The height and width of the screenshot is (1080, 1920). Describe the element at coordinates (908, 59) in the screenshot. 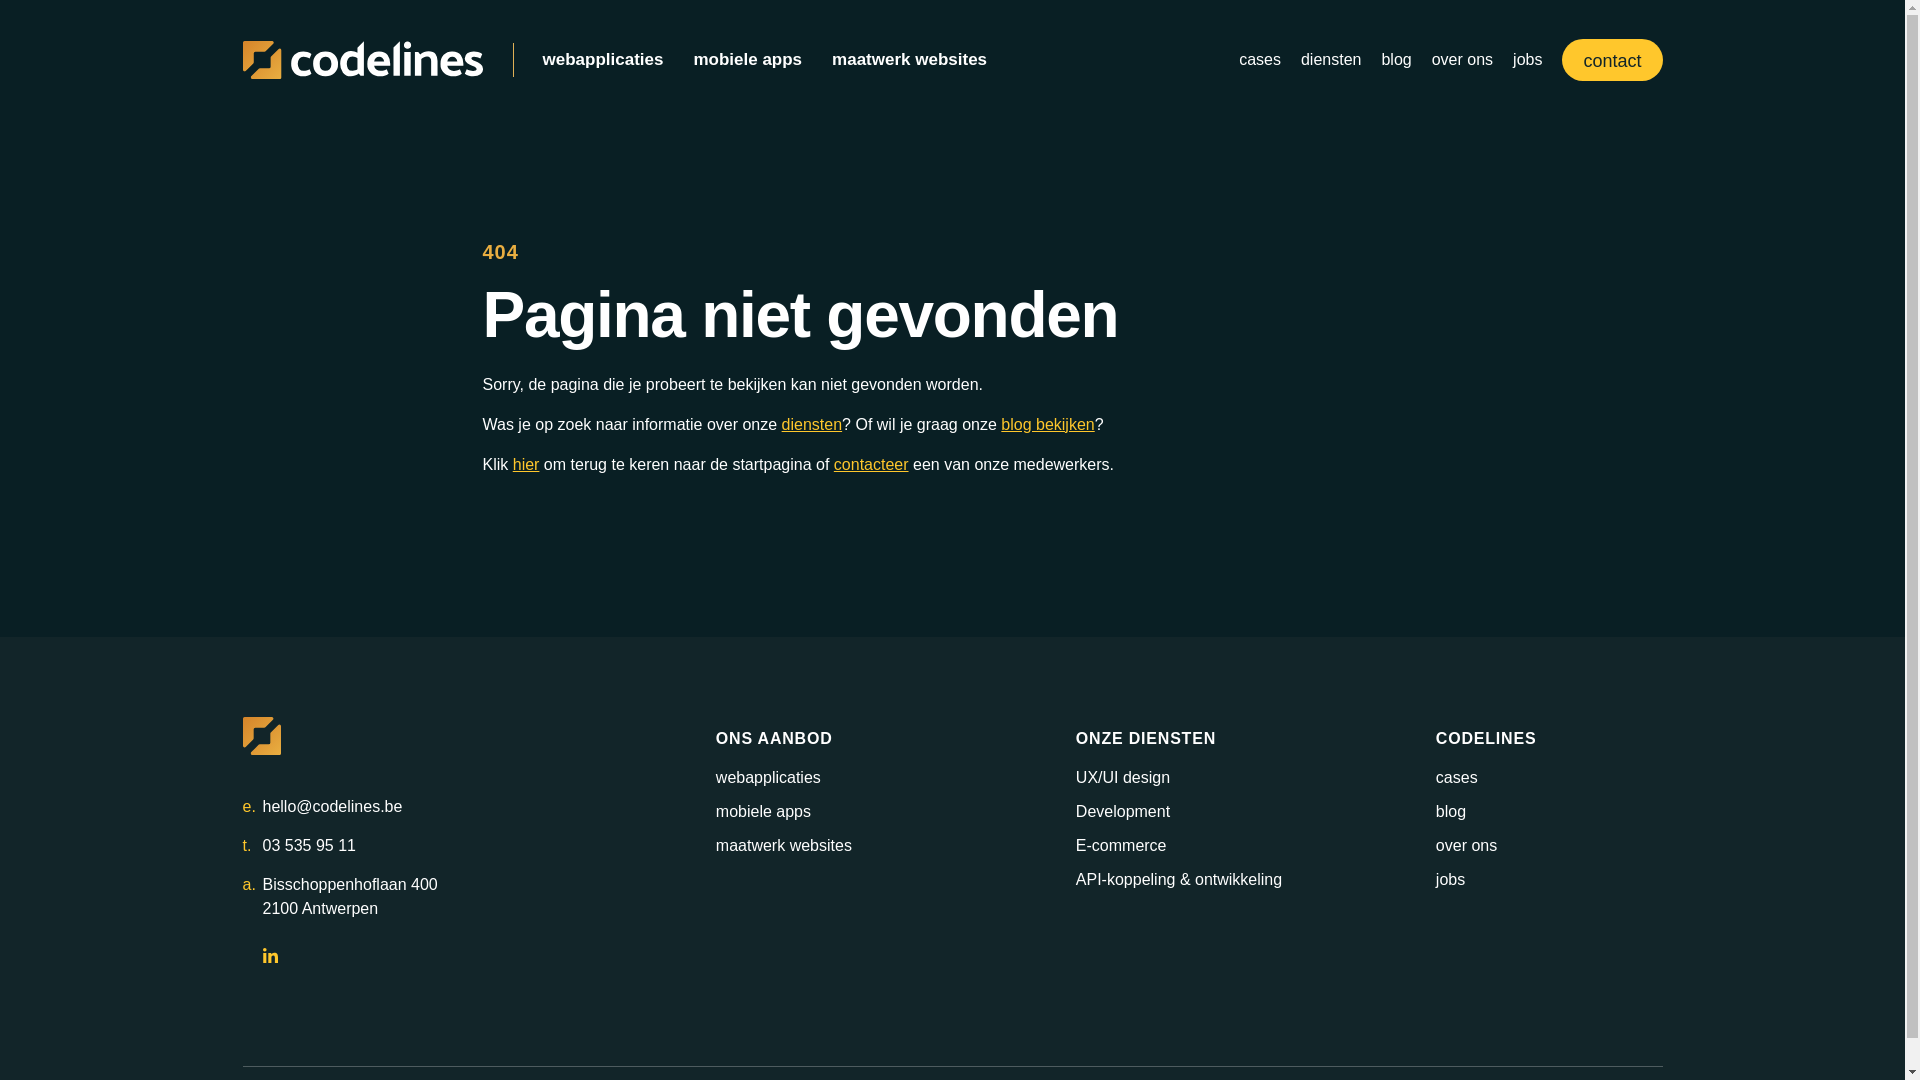

I see `'maatwerk websites'` at that location.